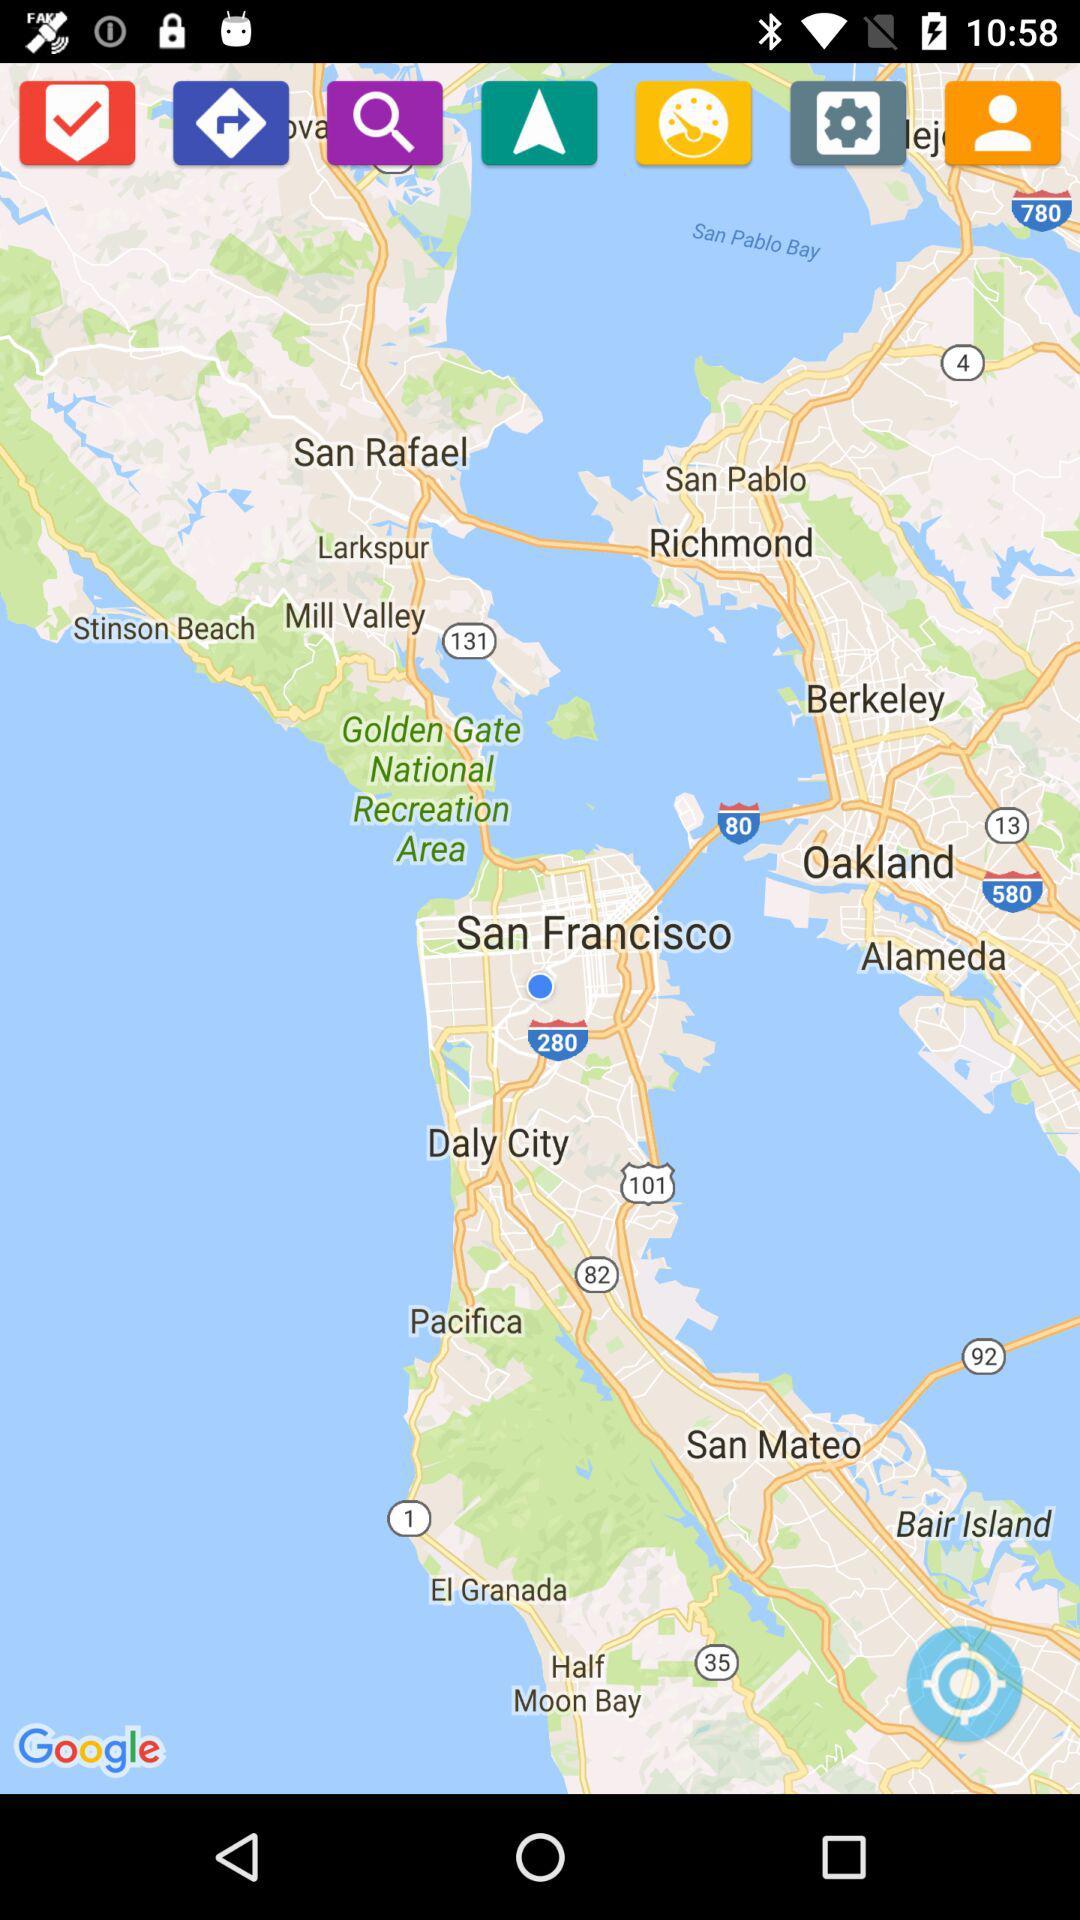  Describe the element at coordinates (538, 121) in the screenshot. I see `go to` at that location.